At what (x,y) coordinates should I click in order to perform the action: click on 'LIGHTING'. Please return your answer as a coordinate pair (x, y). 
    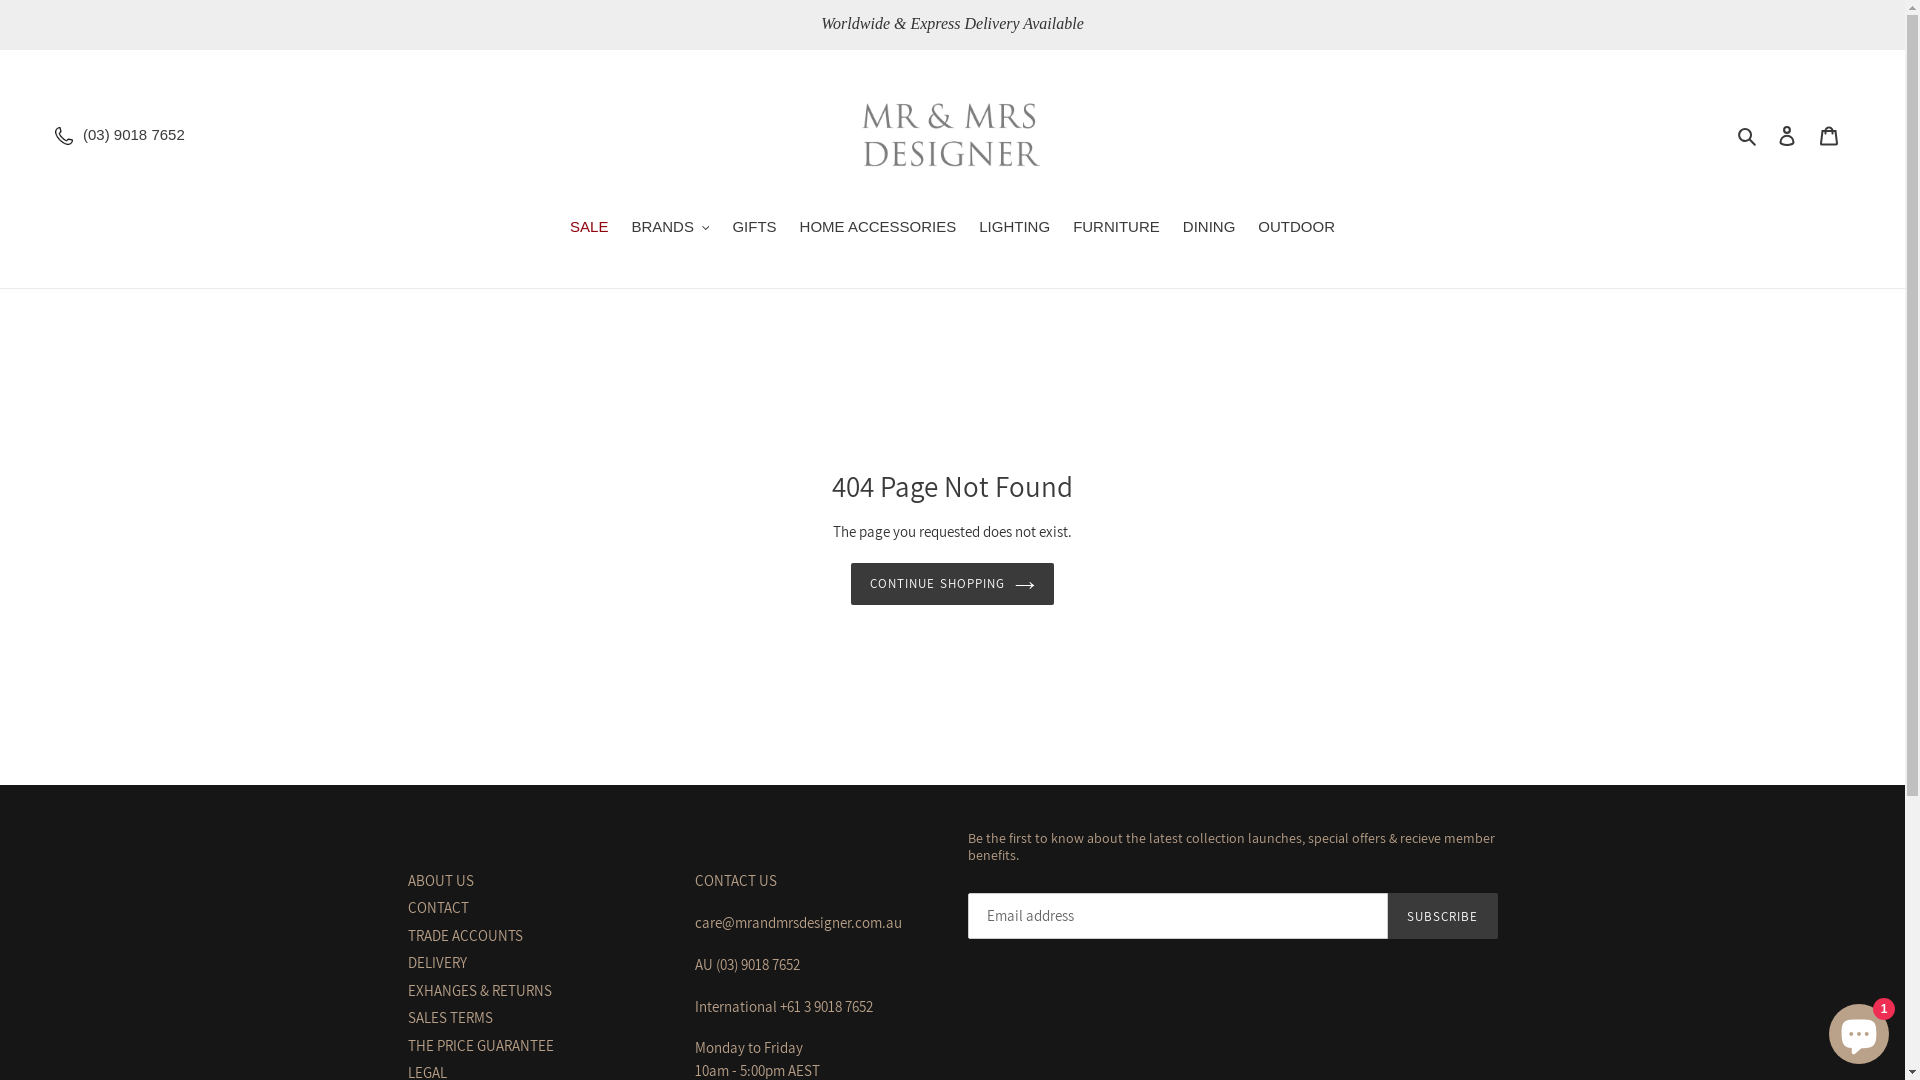
    Looking at the image, I should click on (1014, 227).